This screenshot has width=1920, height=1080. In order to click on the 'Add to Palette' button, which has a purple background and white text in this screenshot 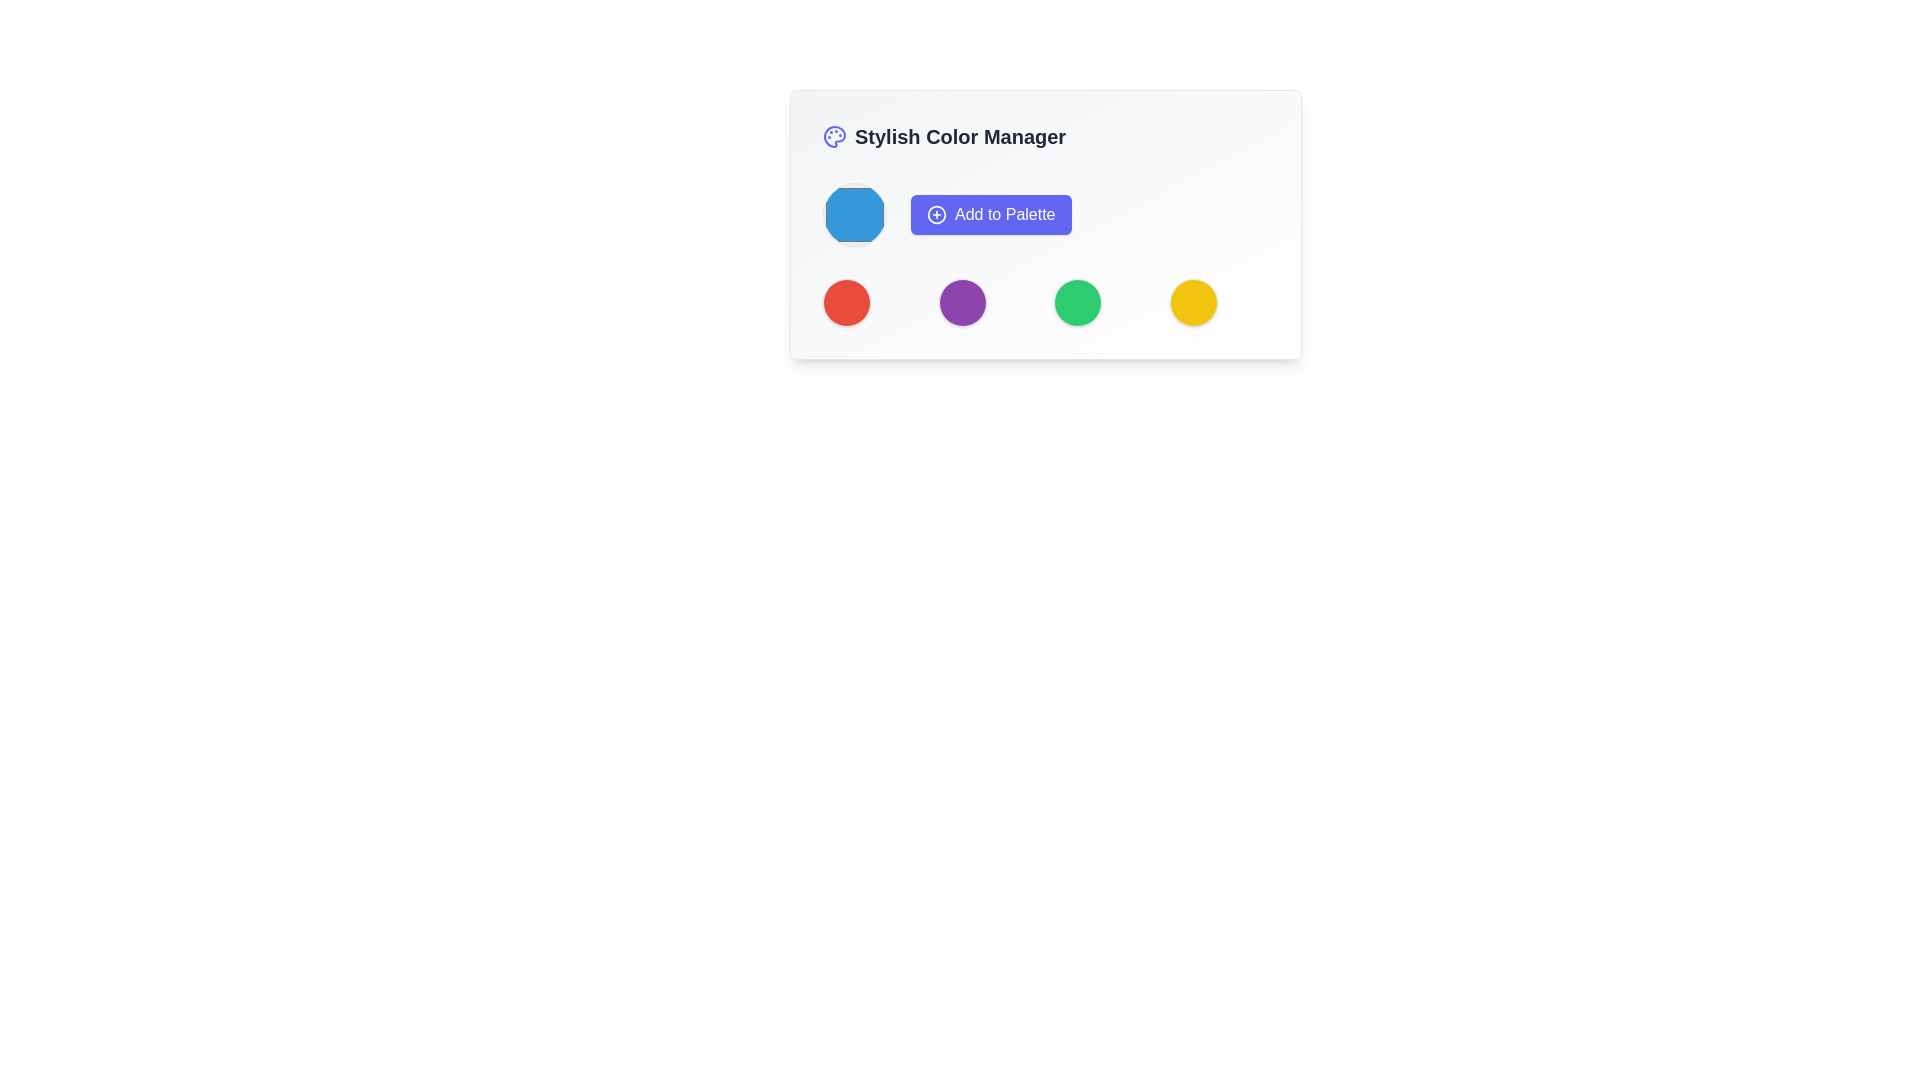, I will do `click(991, 215)`.